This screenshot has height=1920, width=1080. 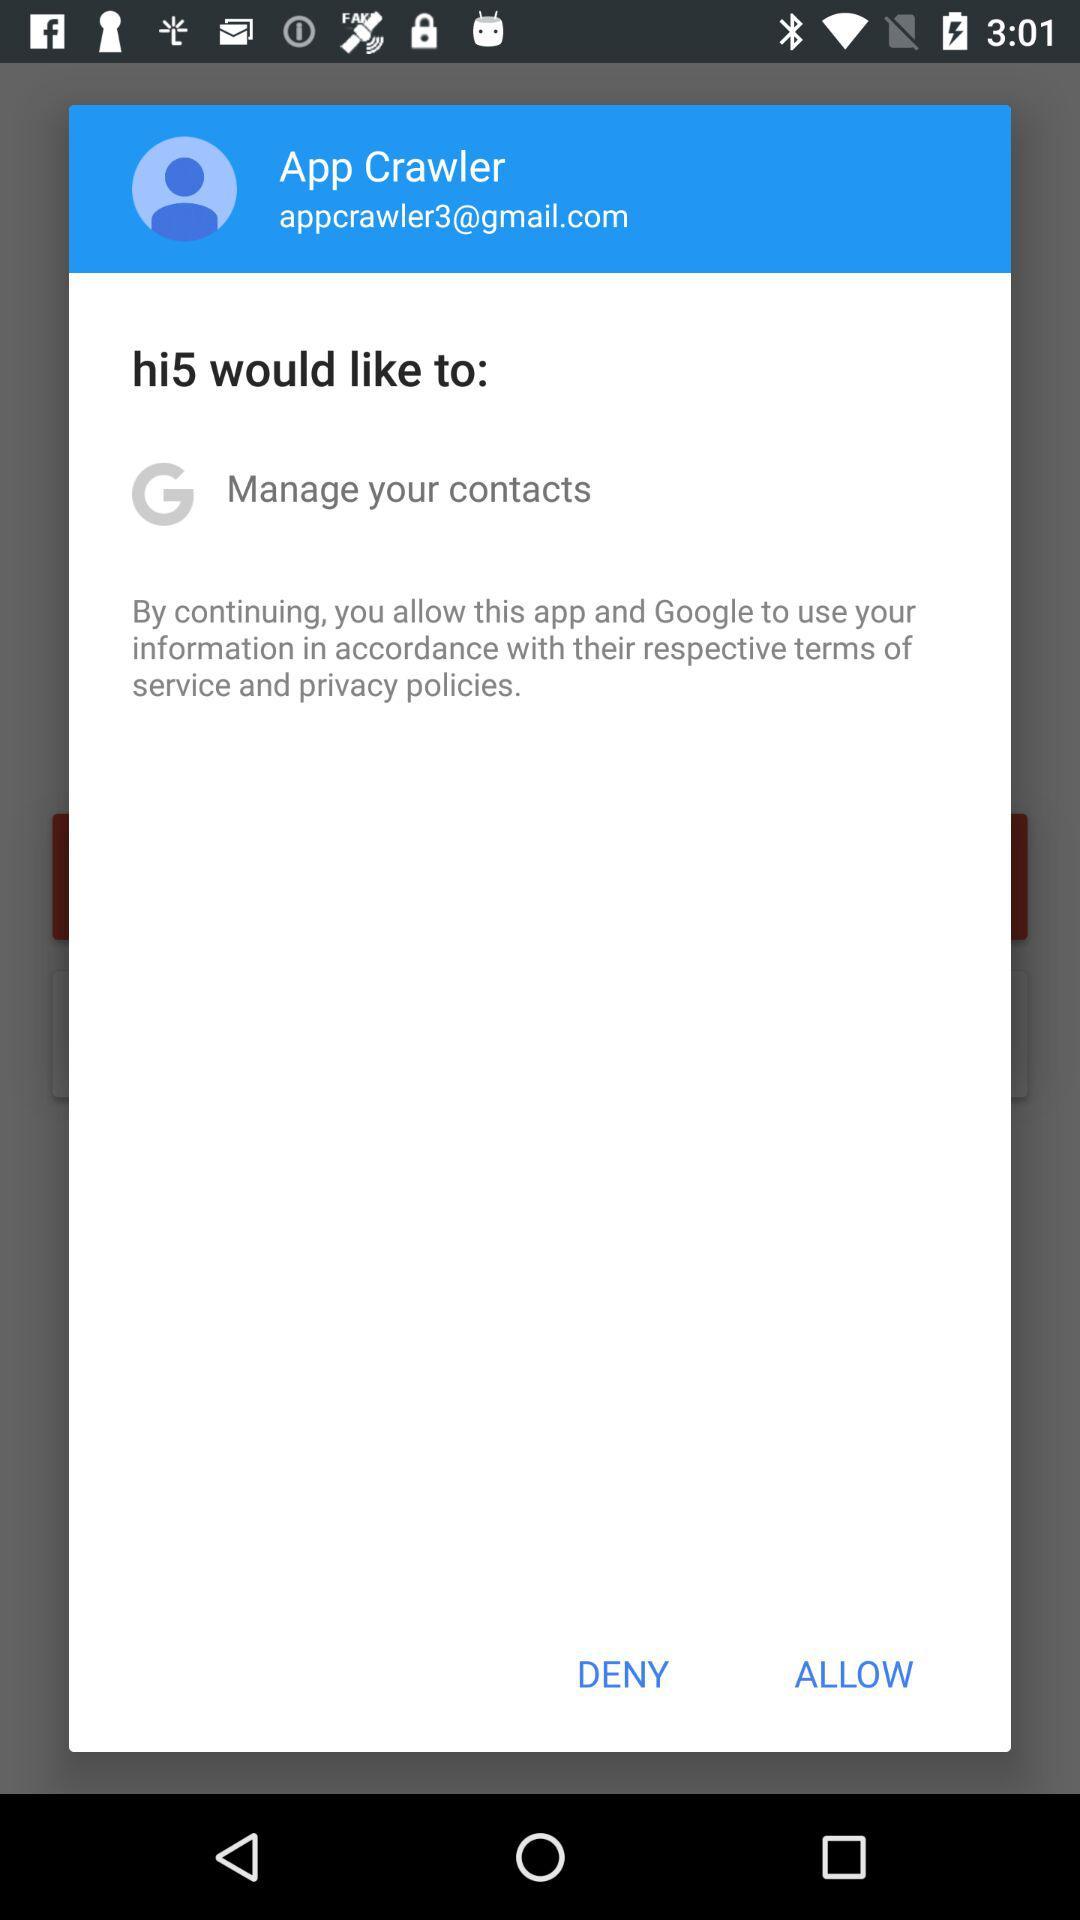 I want to click on deny, so click(x=621, y=1673).